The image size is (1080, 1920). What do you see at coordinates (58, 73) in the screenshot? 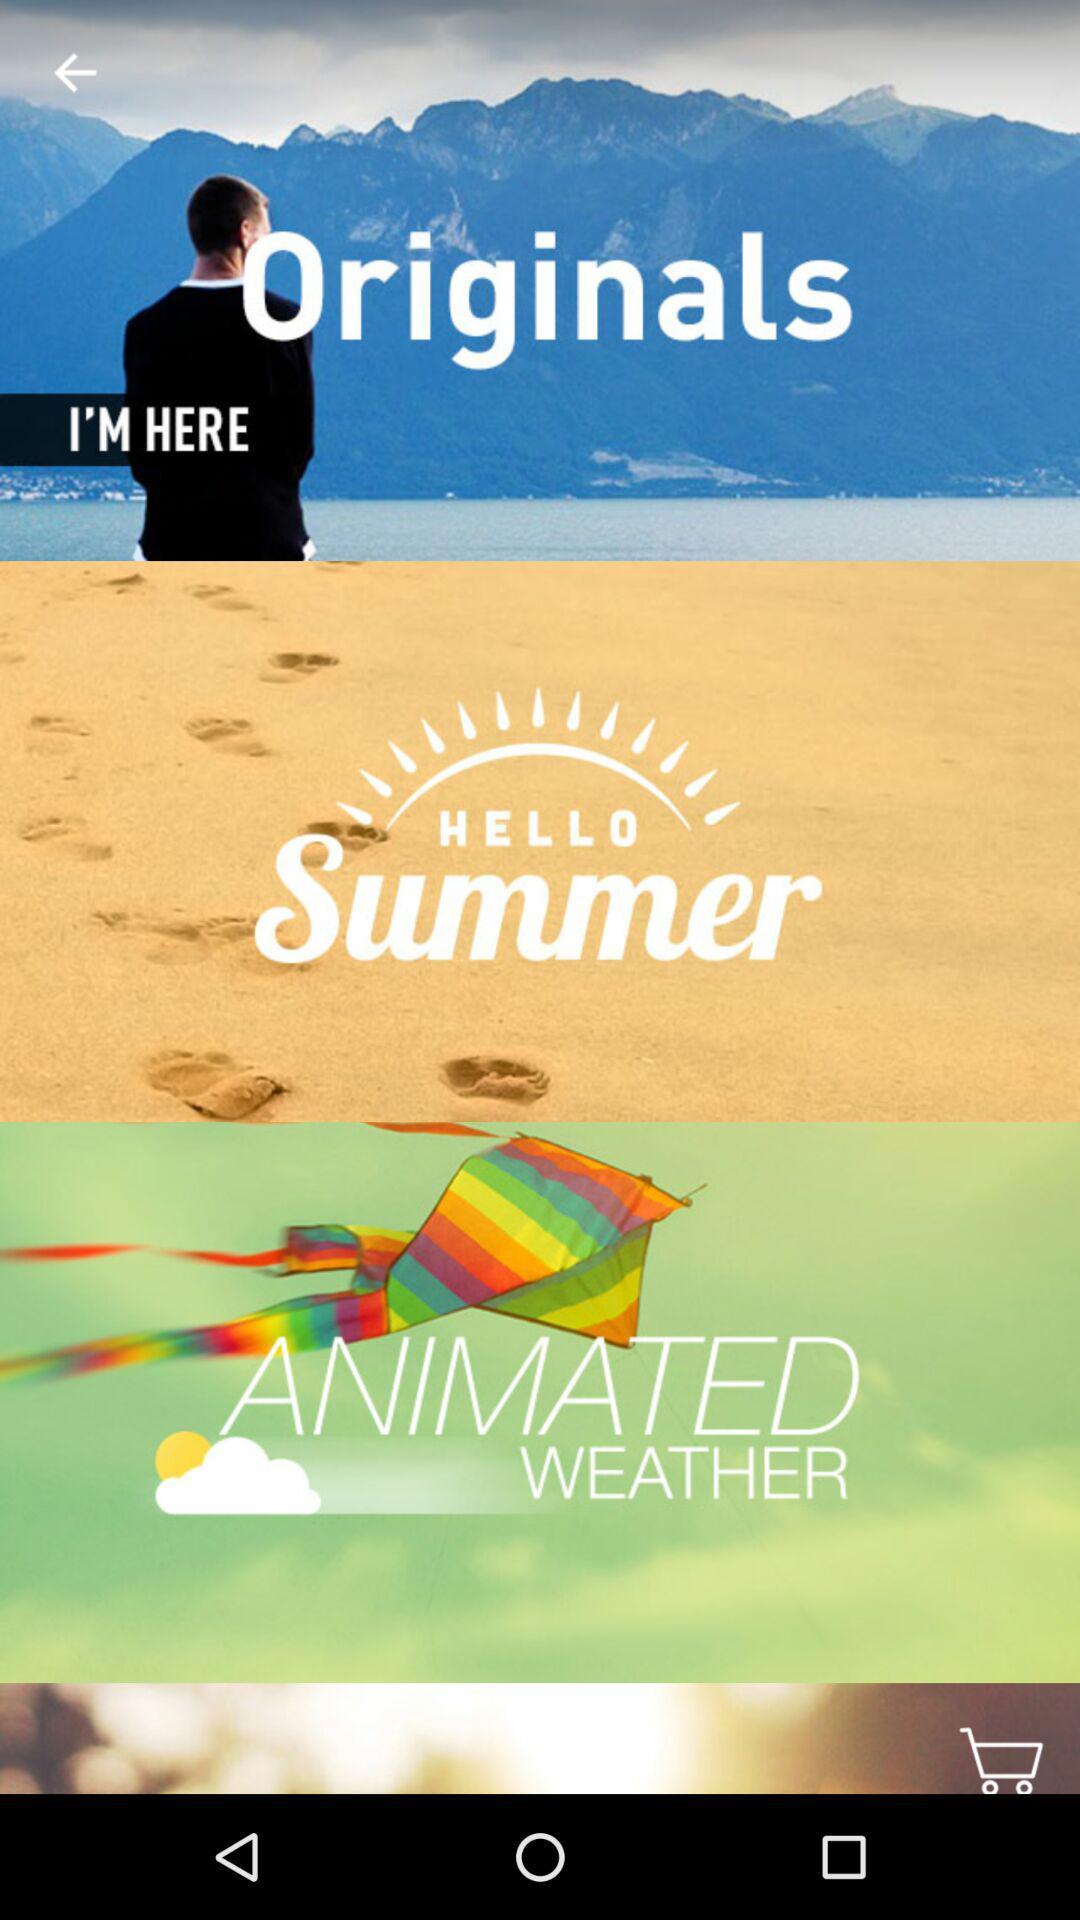
I see `the arrow_backward icon` at bounding box center [58, 73].